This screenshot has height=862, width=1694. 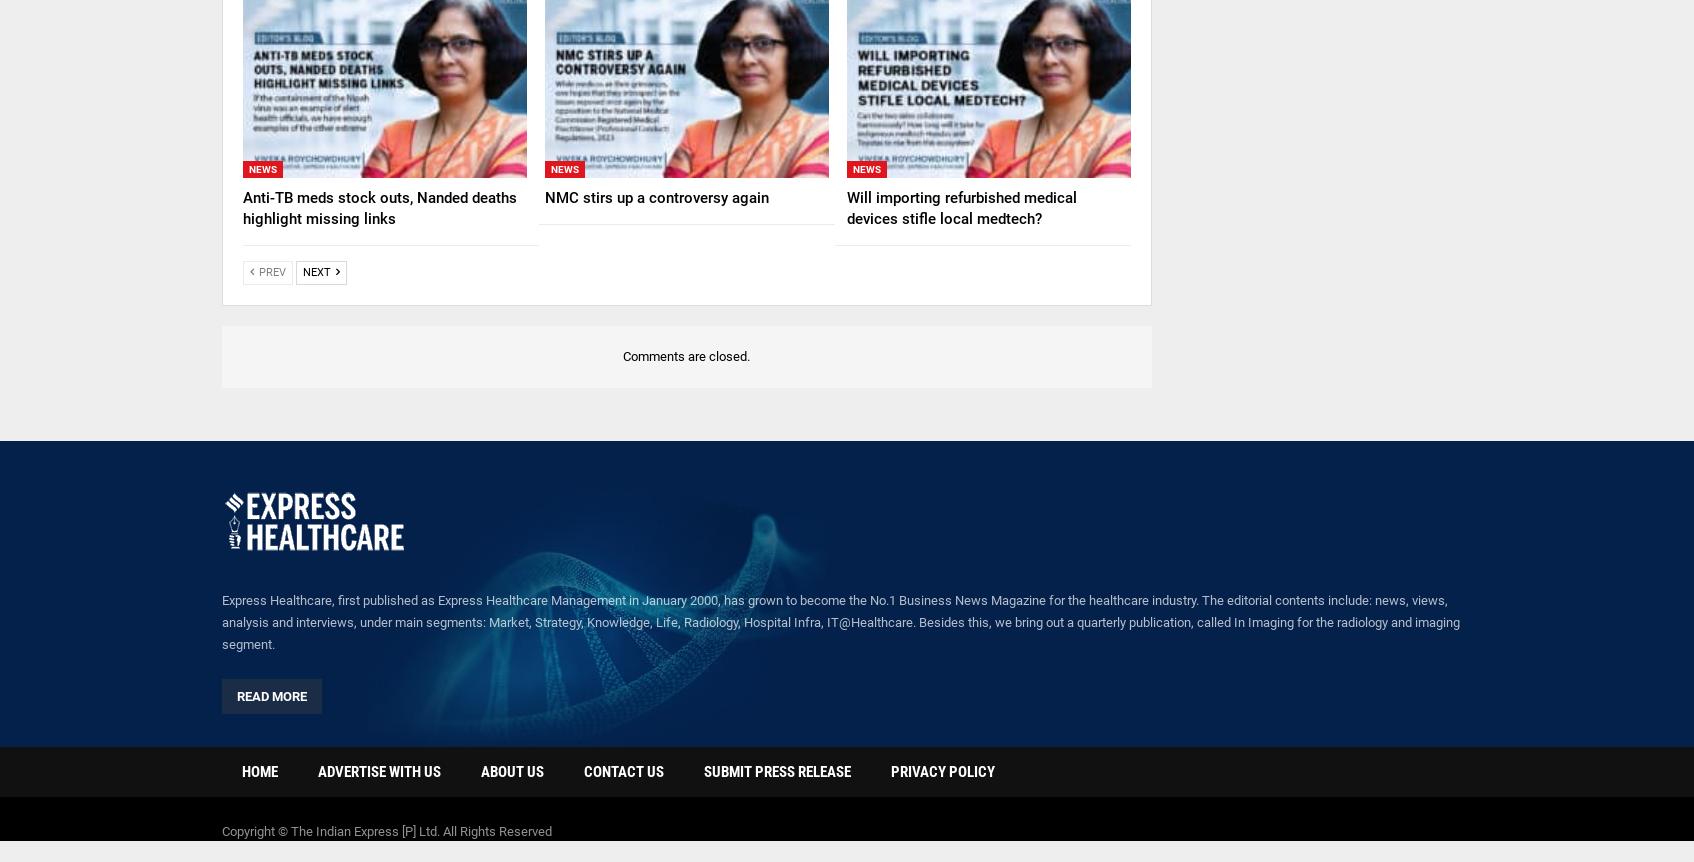 I want to click on 'Will importing refurbished medical devices stifle local medtech?', so click(x=961, y=207).